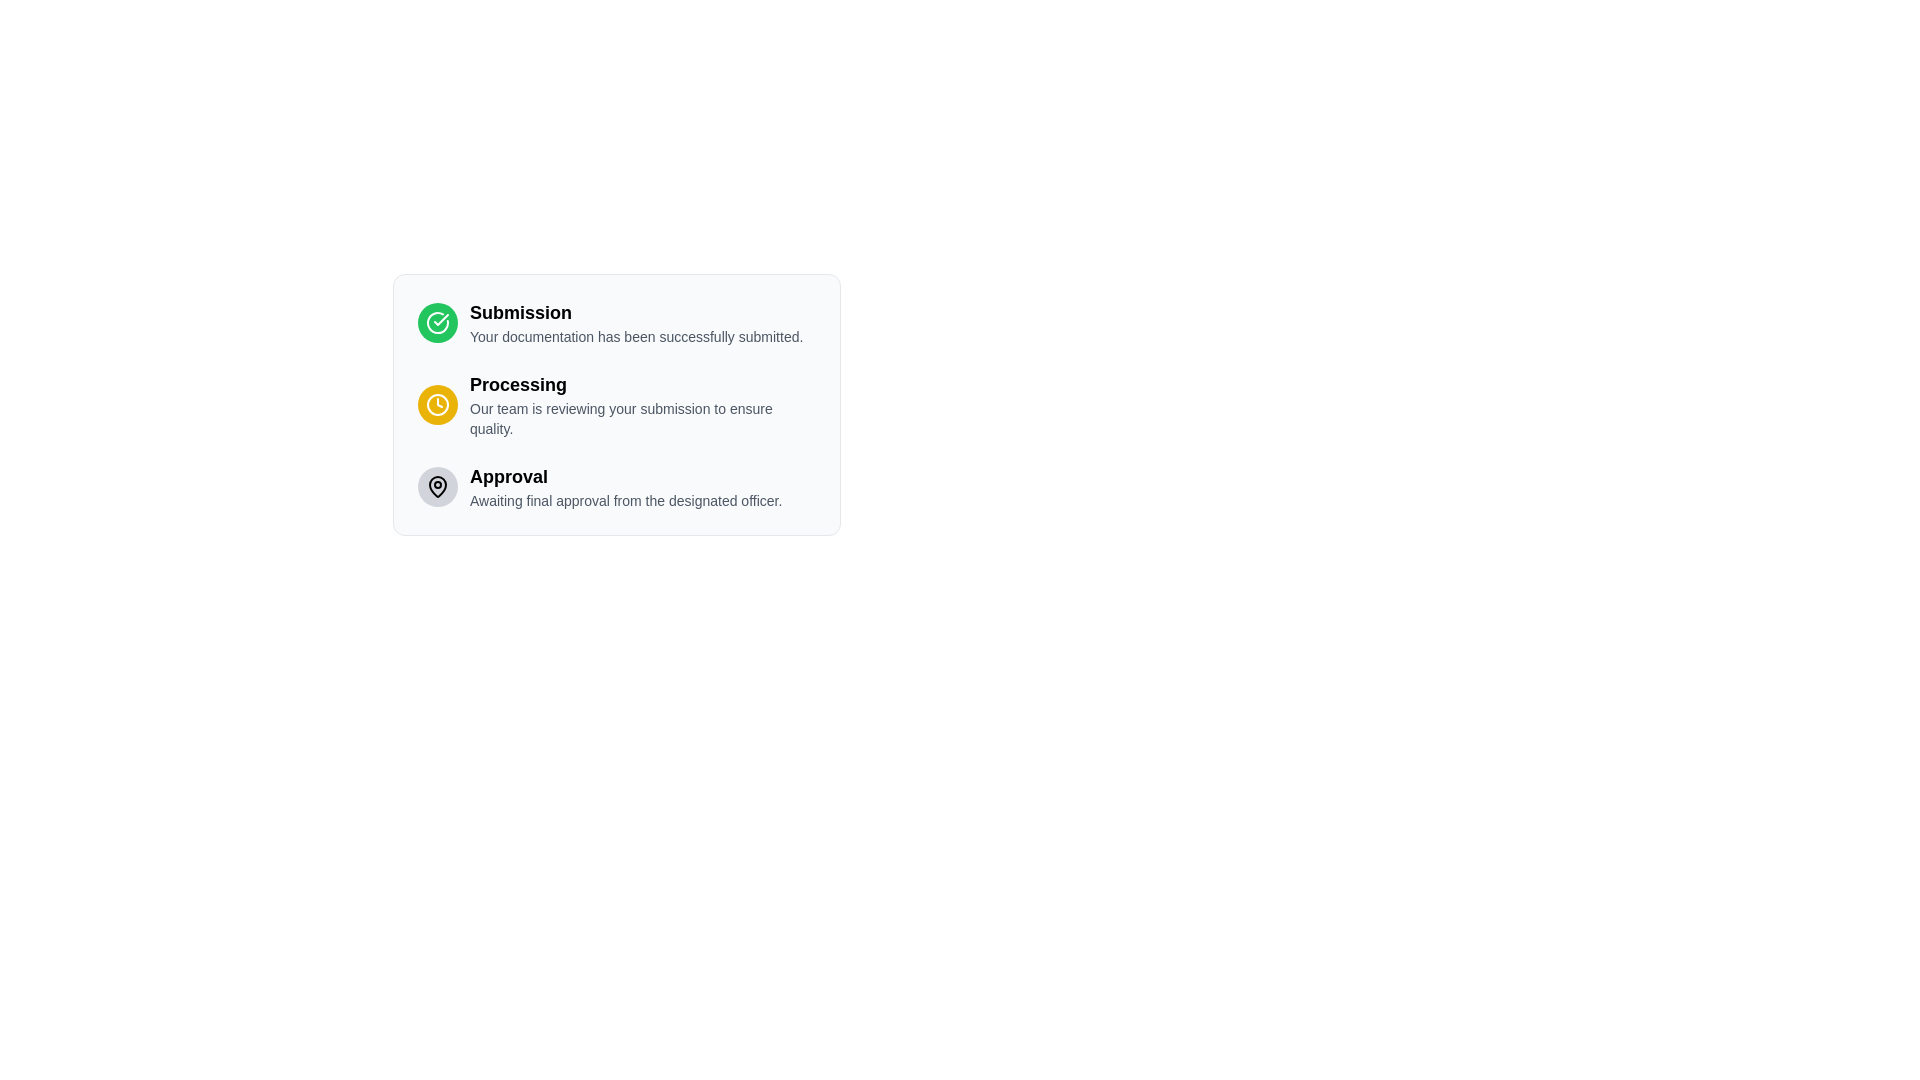  What do you see at coordinates (436, 486) in the screenshot?
I see `the map pin icon, which is styled to represent a location marker and is located at the bottom of the third status item in a vertical status list` at bounding box center [436, 486].